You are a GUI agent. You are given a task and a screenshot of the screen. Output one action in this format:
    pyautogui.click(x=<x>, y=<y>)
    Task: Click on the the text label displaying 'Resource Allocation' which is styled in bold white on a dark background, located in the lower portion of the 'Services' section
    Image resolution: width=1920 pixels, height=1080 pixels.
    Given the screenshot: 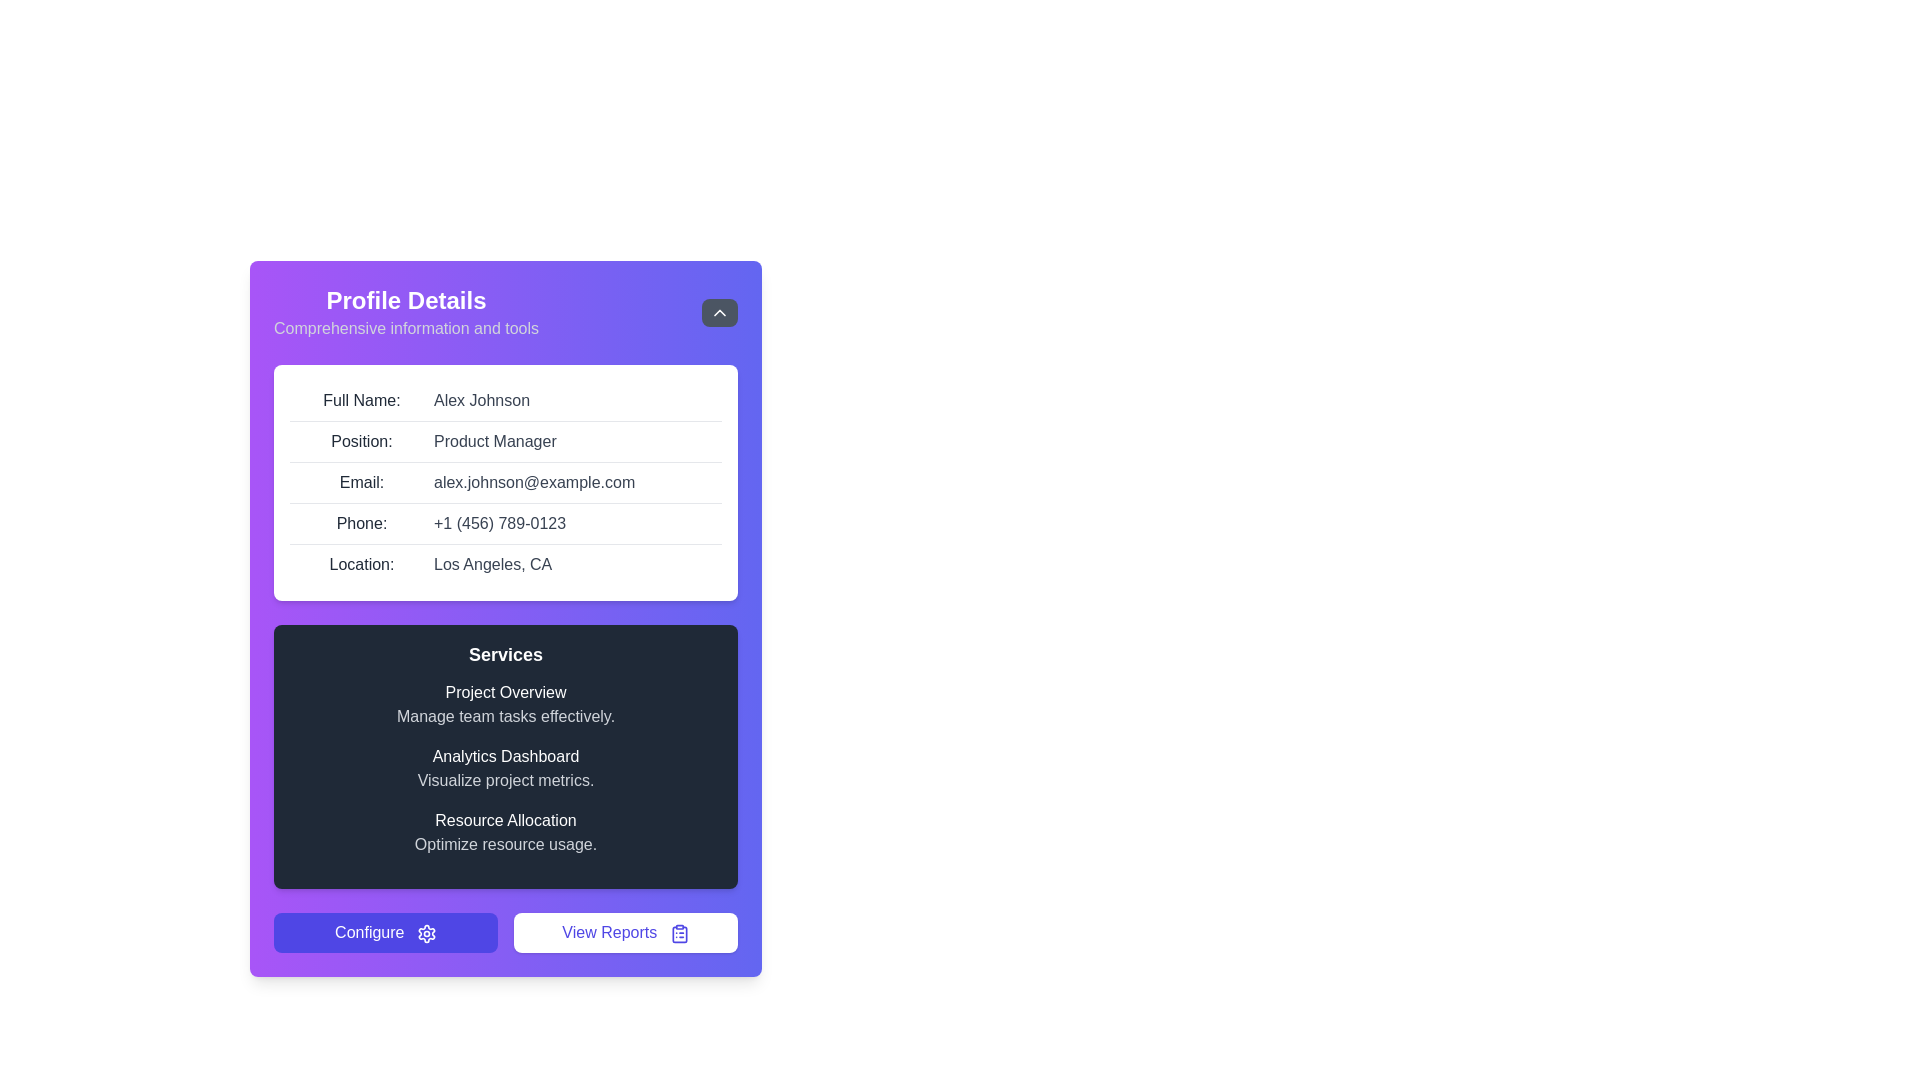 What is the action you would take?
    pyautogui.click(x=505, y=821)
    